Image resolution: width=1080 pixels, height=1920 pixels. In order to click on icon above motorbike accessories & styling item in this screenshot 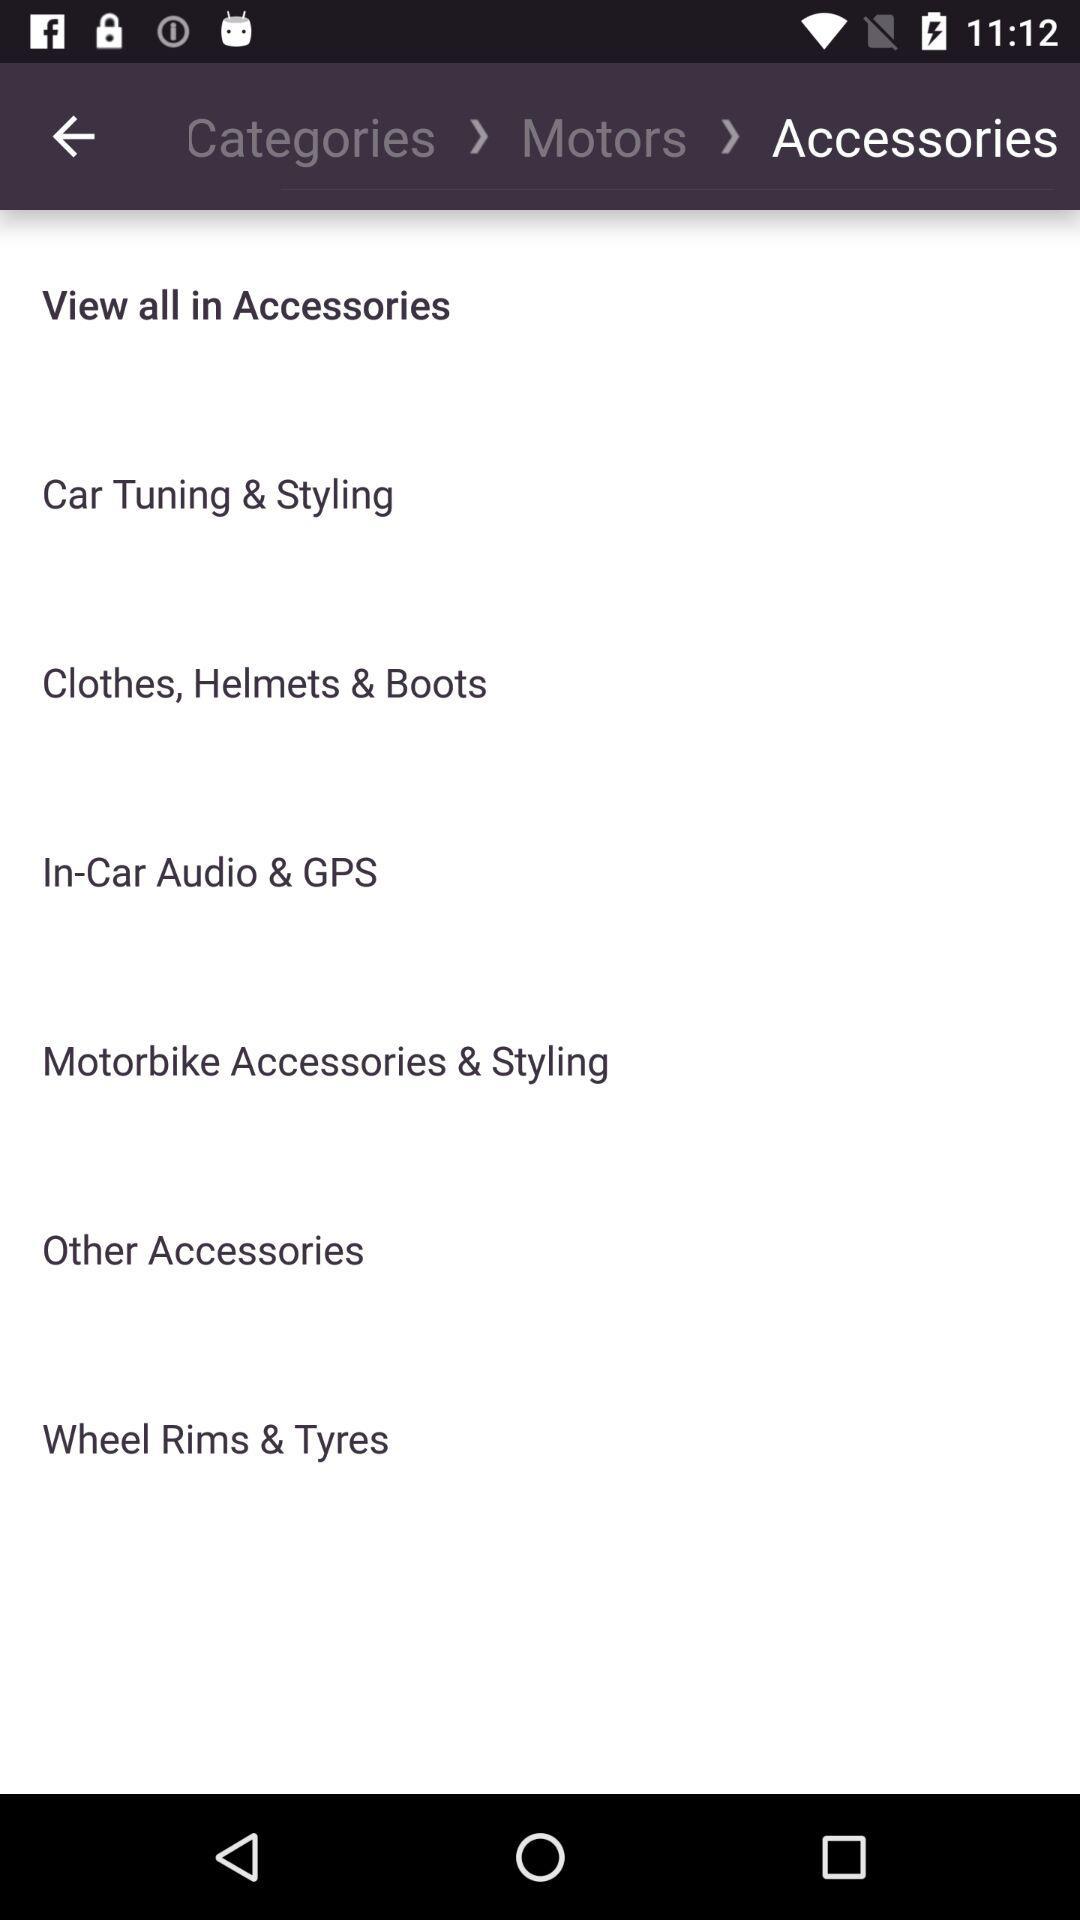, I will do `click(209, 871)`.